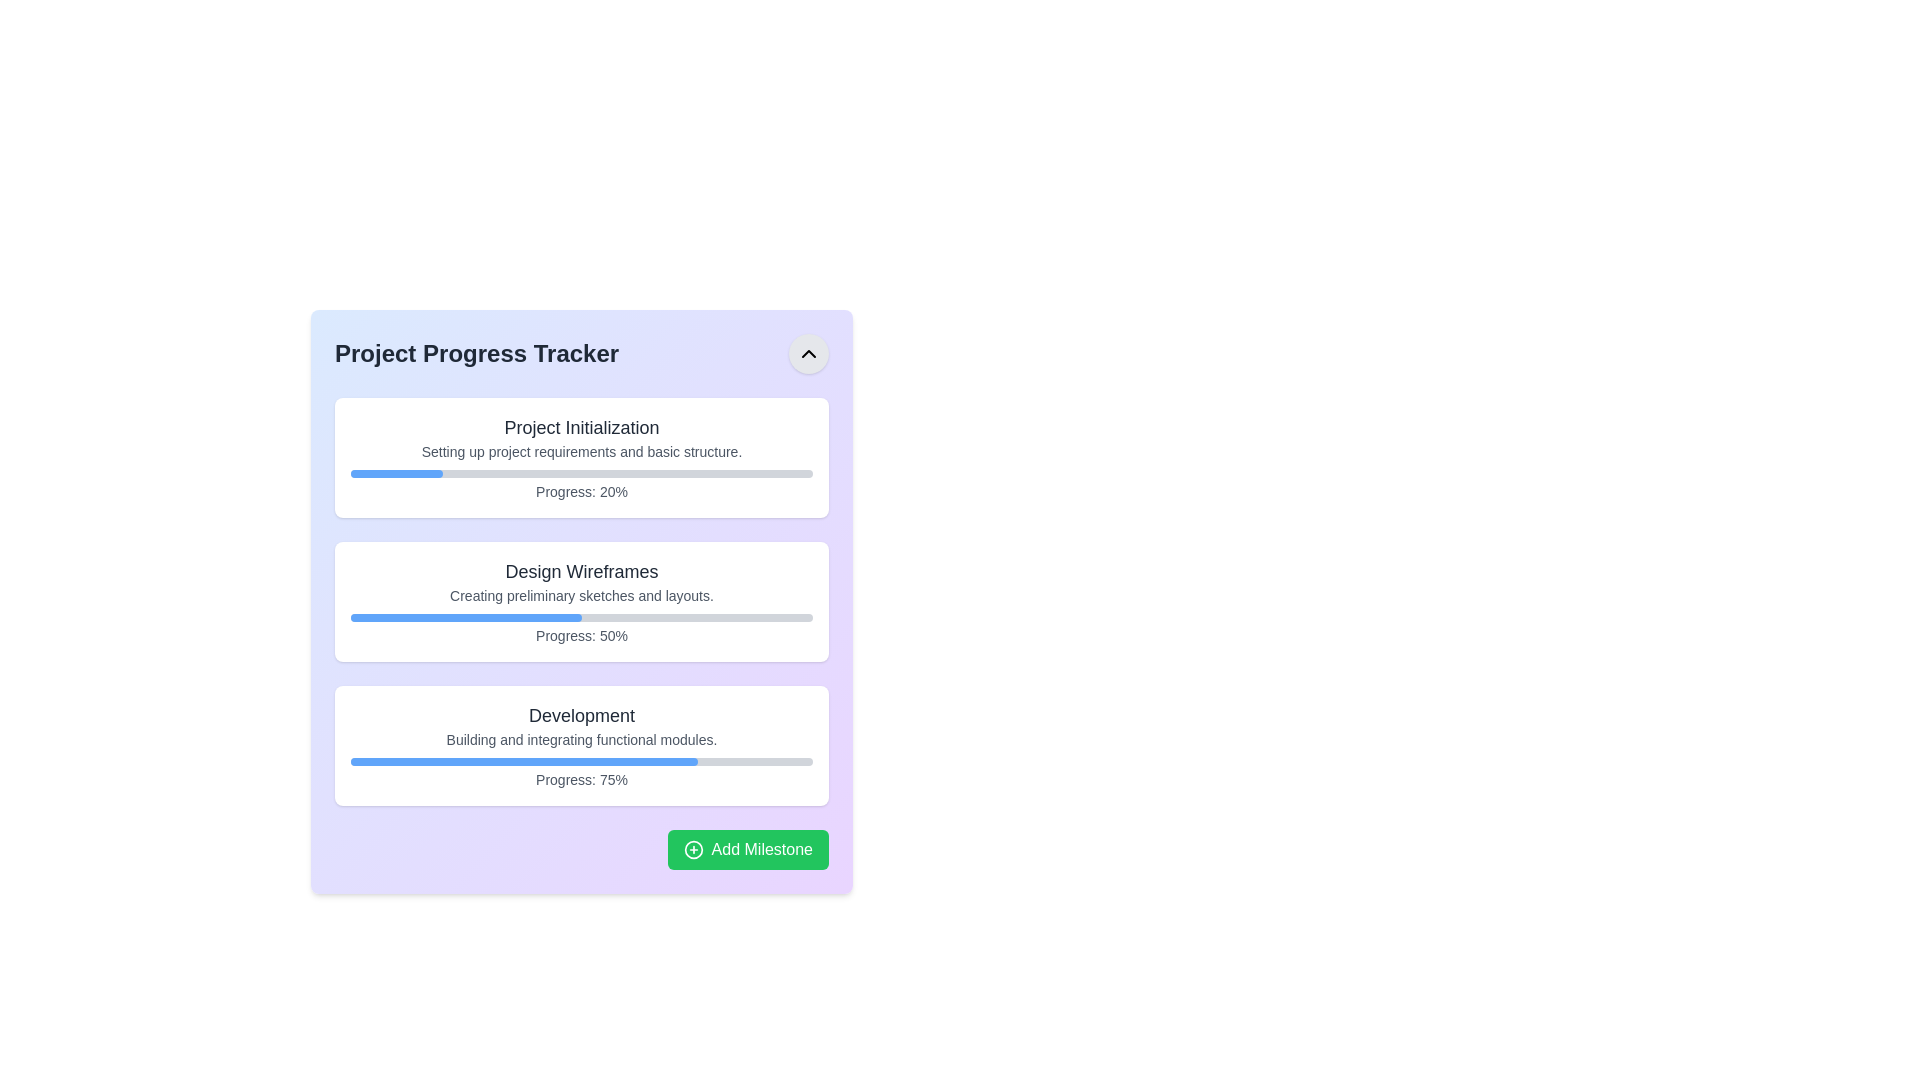  I want to click on the circular icon within the green 'Add Milestone' button located at the bottom of the interface, which suggests an addition or creation functionality for milestones, so click(693, 849).